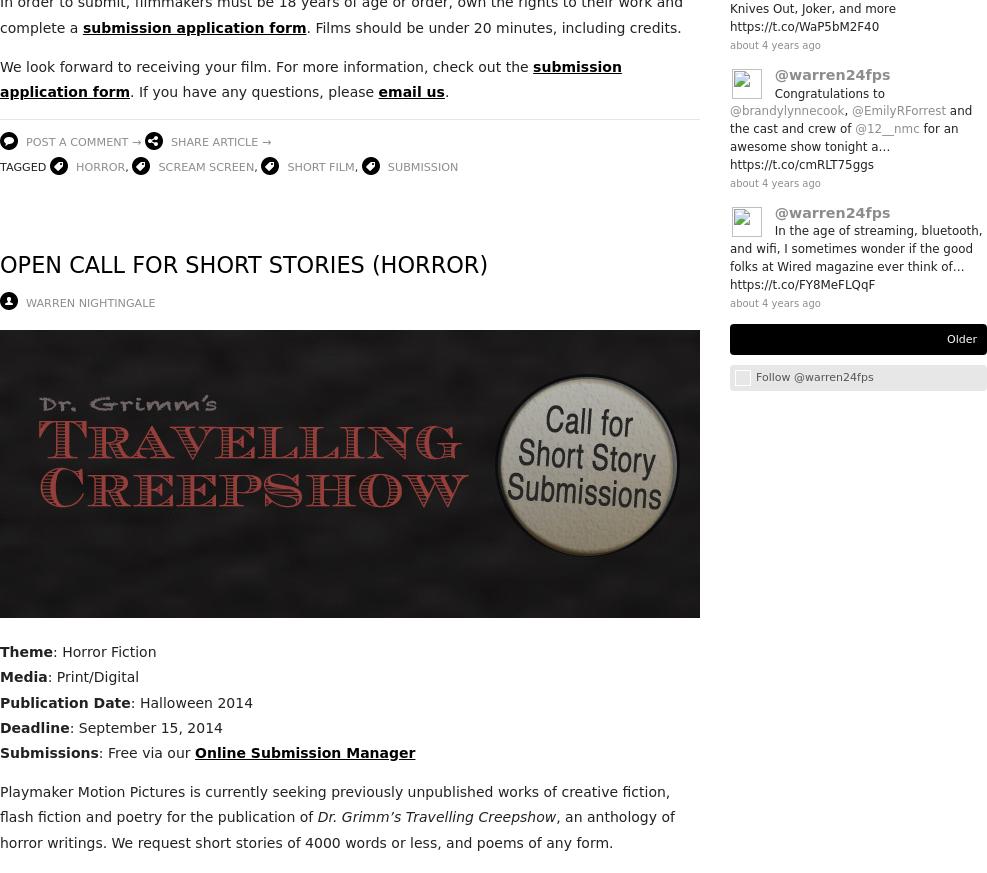  What do you see at coordinates (447, 92) in the screenshot?
I see `'.'` at bounding box center [447, 92].